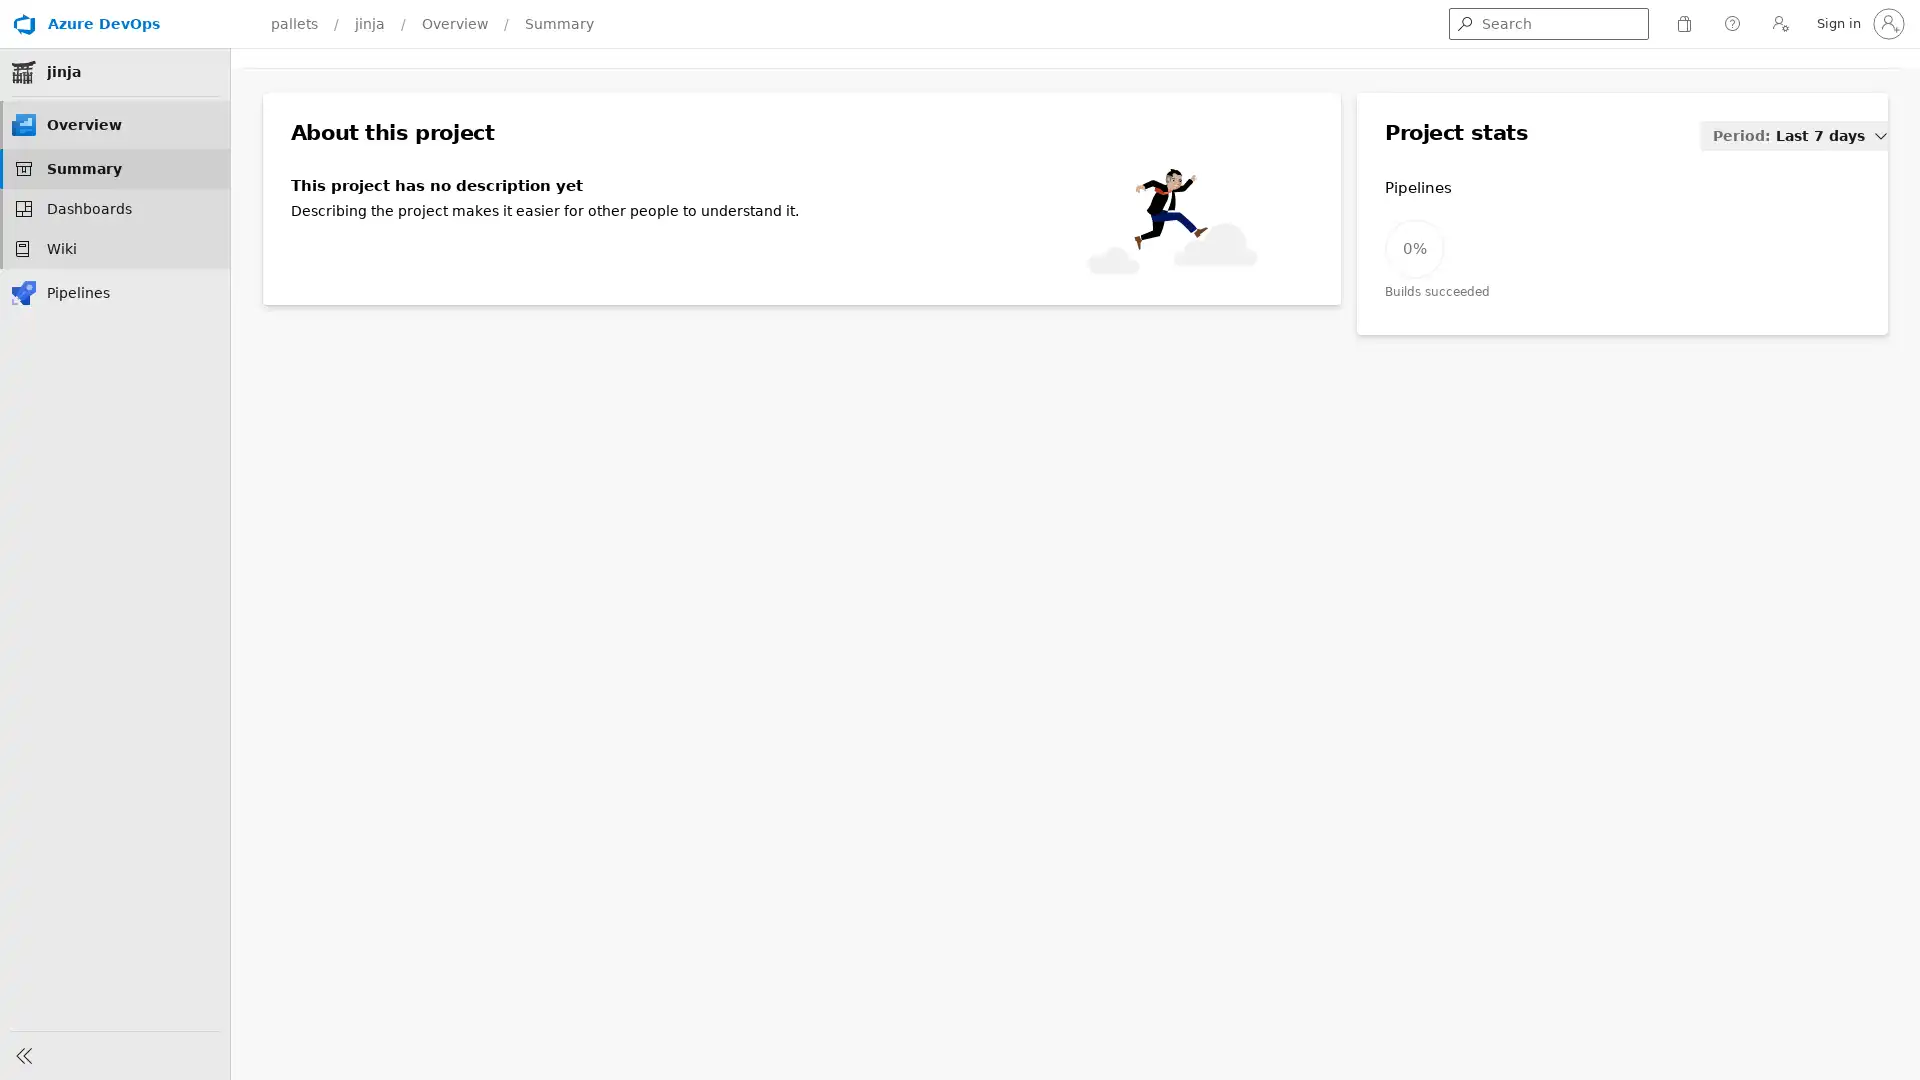 Image resolution: width=1920 pixels, height=1080 pixels. Describe the element at coordinates (1464, 23) in the screenshot. I see `Get search results` at that location.